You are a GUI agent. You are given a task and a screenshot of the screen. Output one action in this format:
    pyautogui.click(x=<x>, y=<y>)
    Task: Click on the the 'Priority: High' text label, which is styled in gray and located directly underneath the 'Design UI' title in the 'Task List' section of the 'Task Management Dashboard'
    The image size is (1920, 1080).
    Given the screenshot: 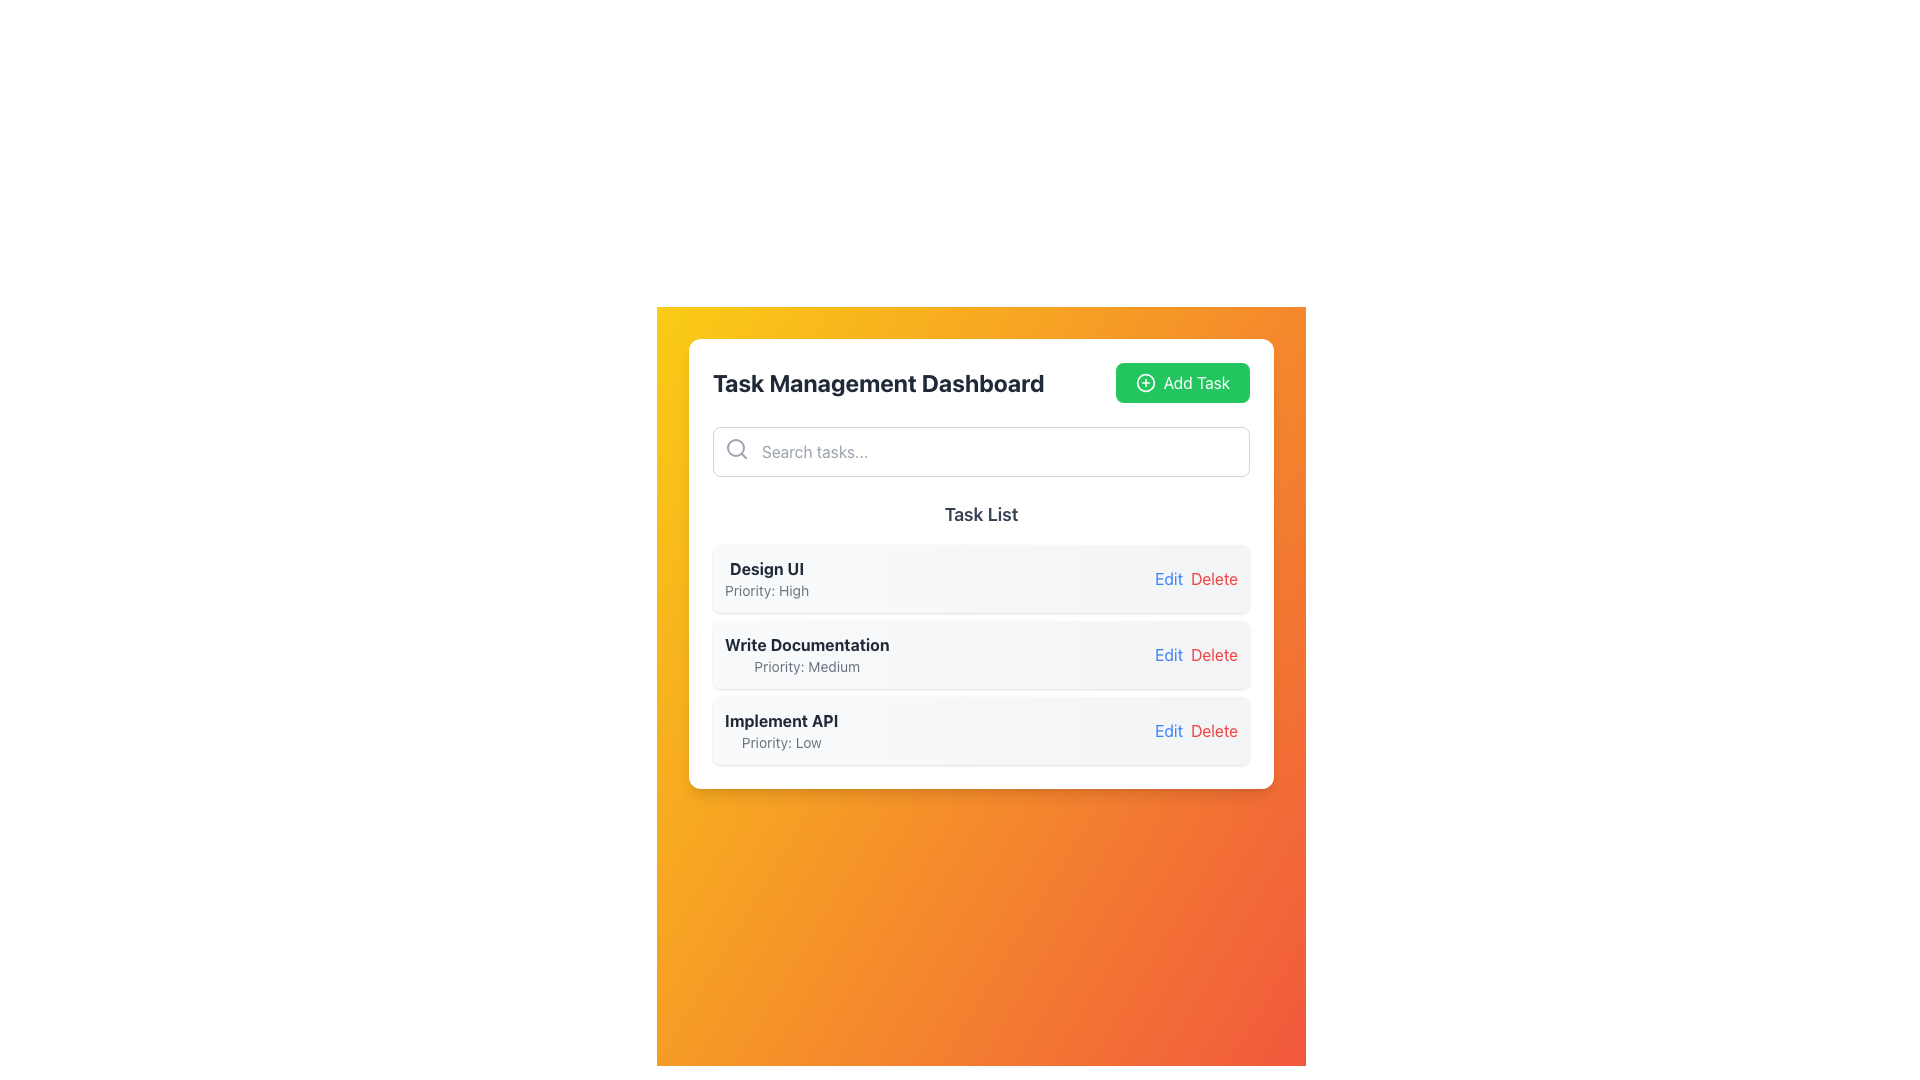 What is the action you would take?
    pyautogui.click(x=766, y=589)
    